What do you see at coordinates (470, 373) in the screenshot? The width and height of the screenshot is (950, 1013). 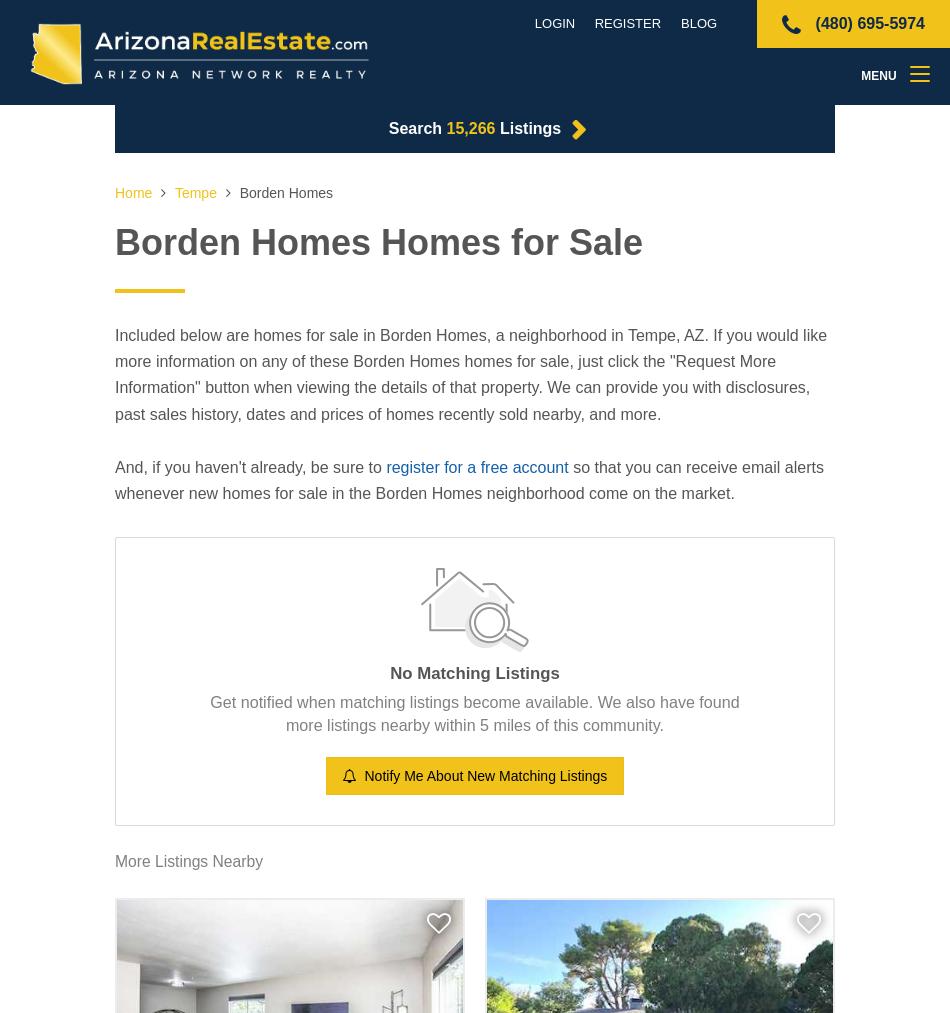 I see `'Included below are homes for sale in Borden Homes, a neighborhood in Tempe, AZ. If you would like more information on any of these Borden Homes homes for sale, just click the "Request More Information" button when viewing the details of that property. We can provide you with disclosures, past sales history, dates and prices of homes recently sold nearby, and more.'` at bounding box center [470, 373].